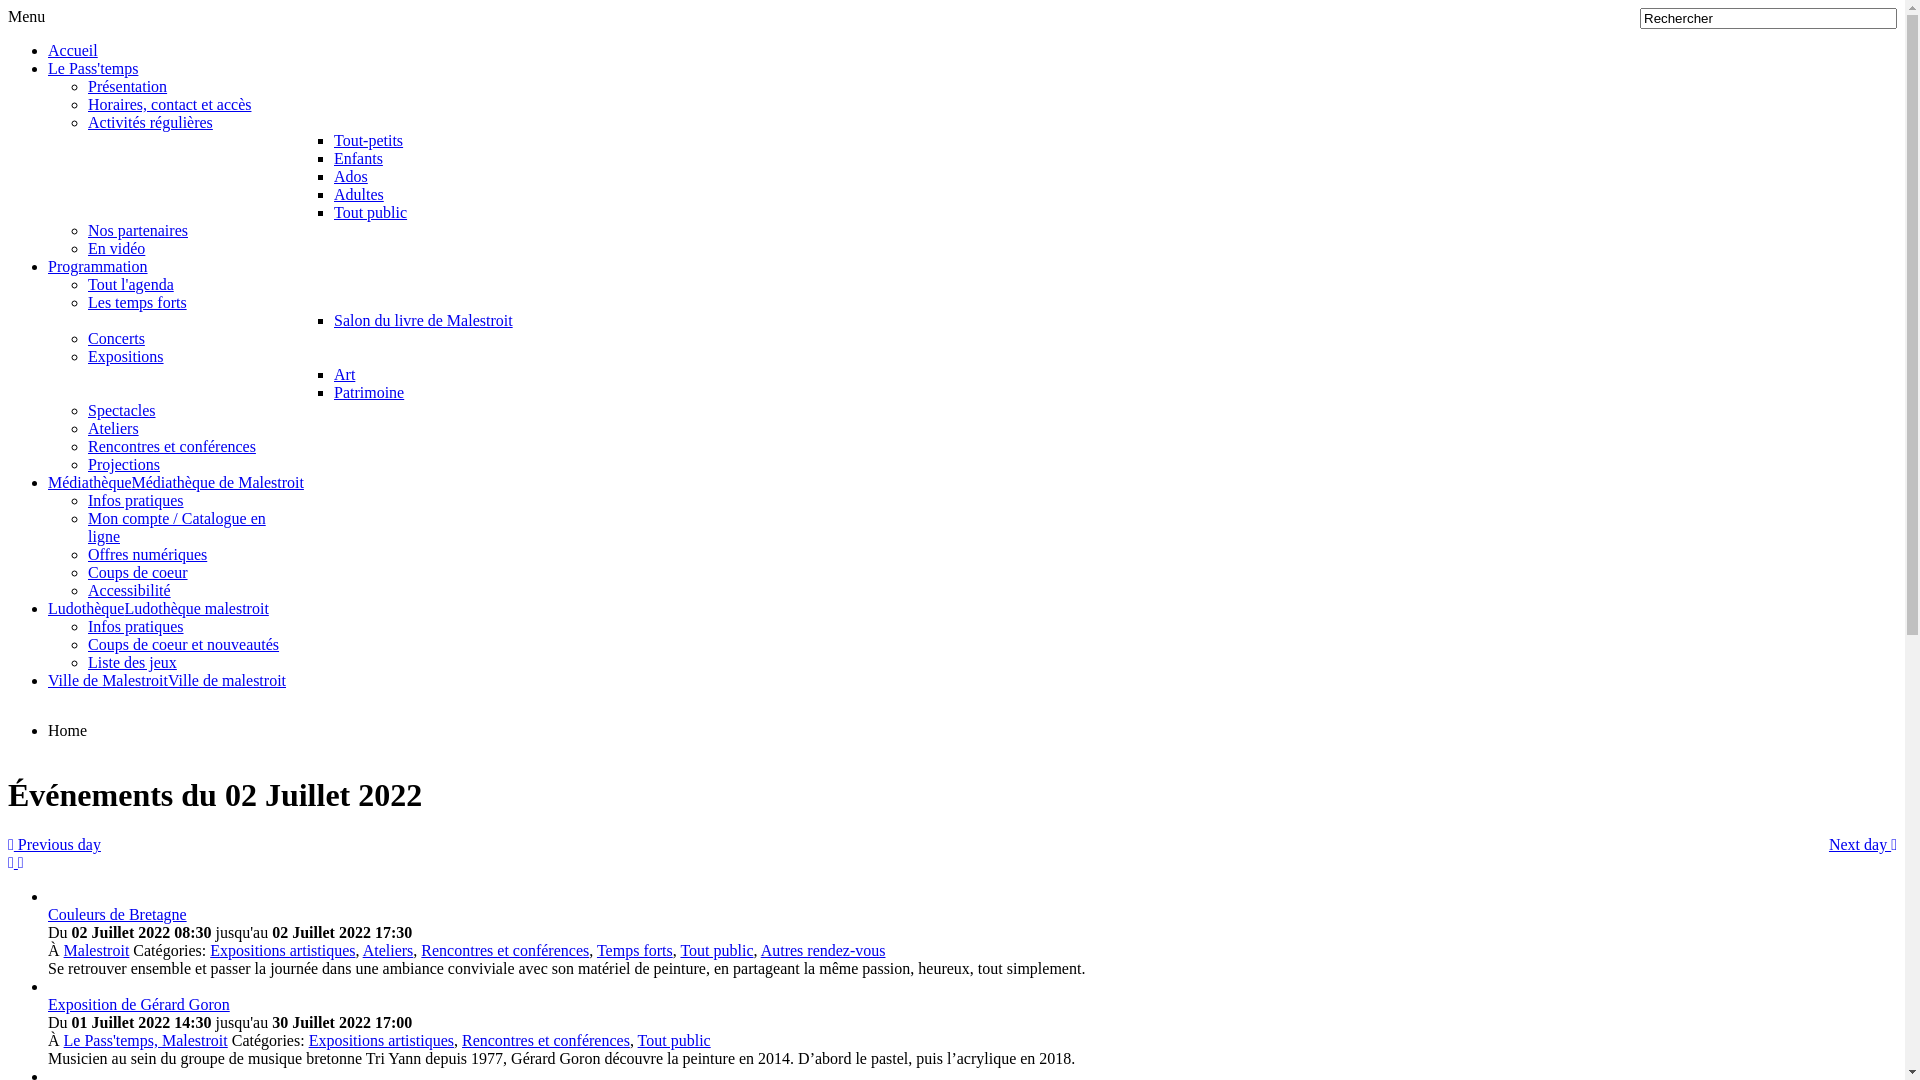 The width and height of the screenshot is (1920, 1080). I want to click on 'Autres rendez-vous', so click(760, 949).